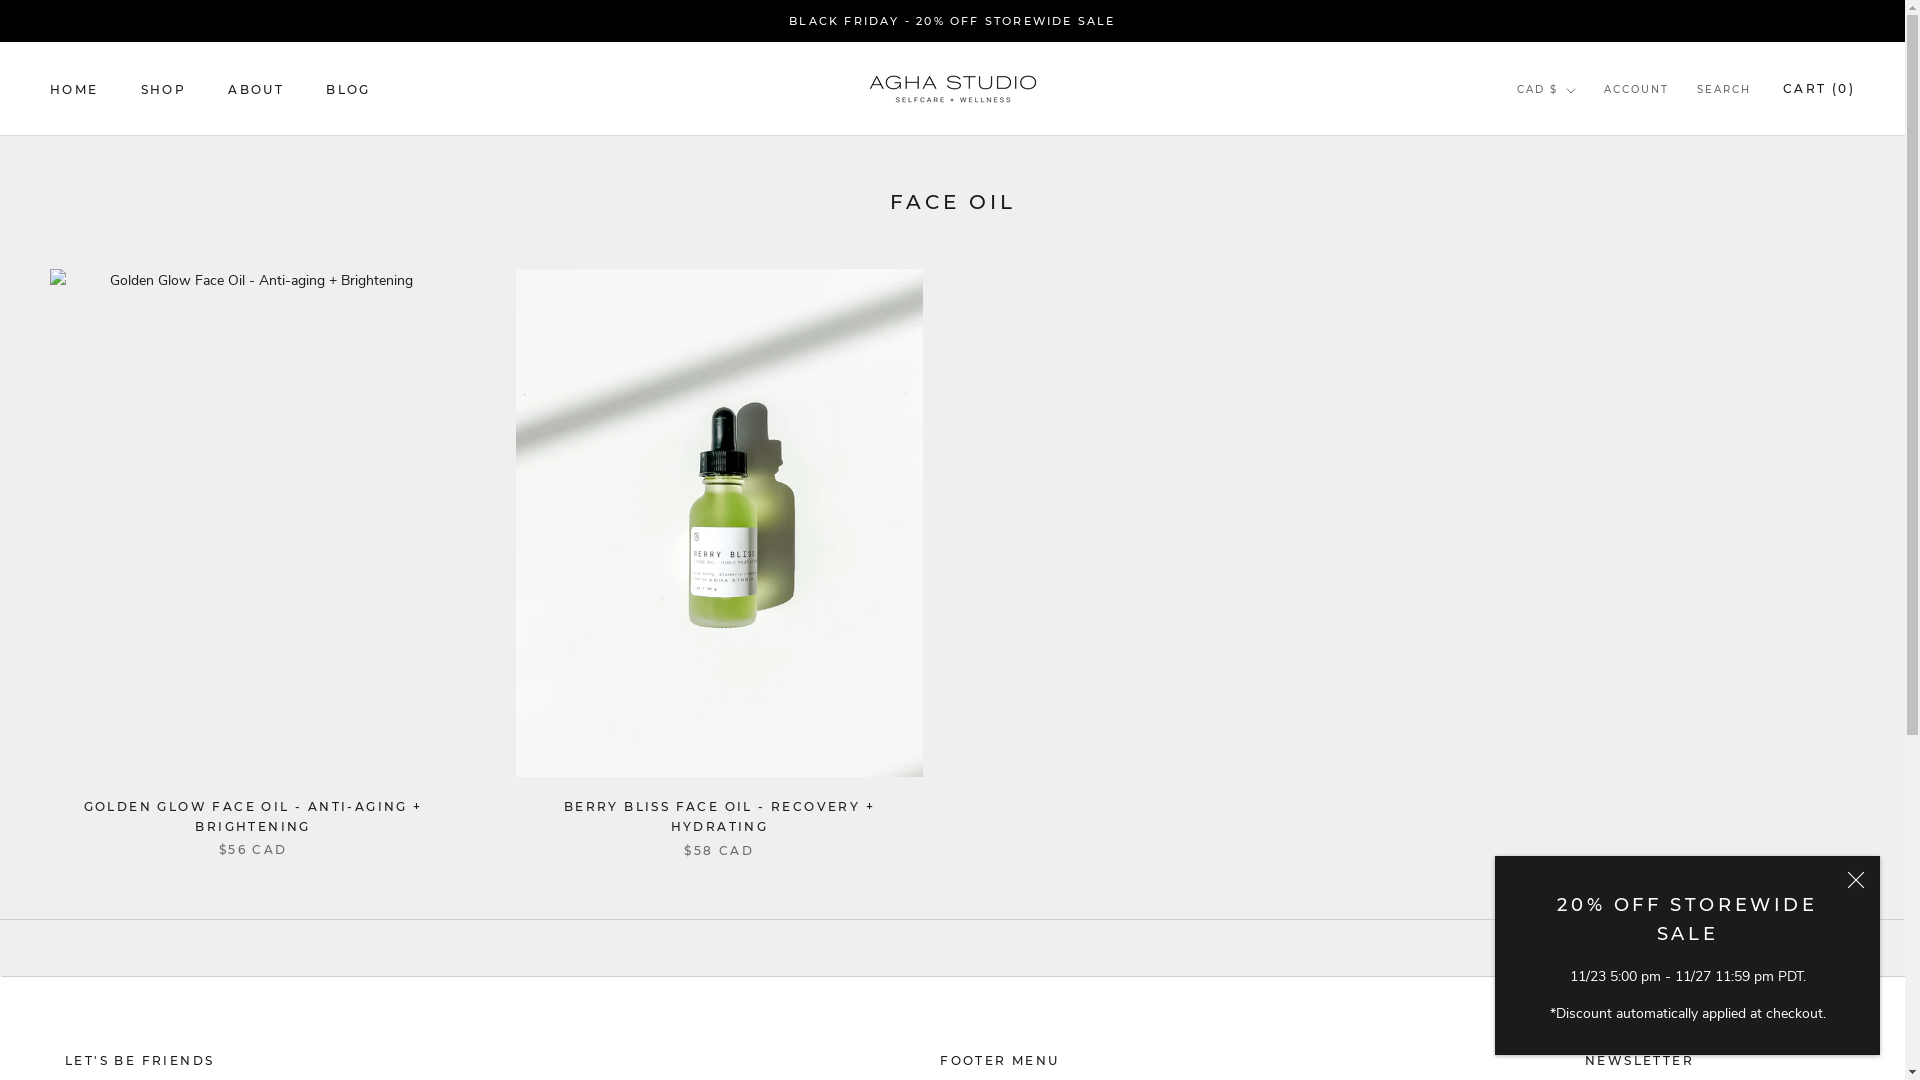 The height and width of the screenshot is (1080, 1920). I want to click on 'CART (0)', so click(1819, 87).